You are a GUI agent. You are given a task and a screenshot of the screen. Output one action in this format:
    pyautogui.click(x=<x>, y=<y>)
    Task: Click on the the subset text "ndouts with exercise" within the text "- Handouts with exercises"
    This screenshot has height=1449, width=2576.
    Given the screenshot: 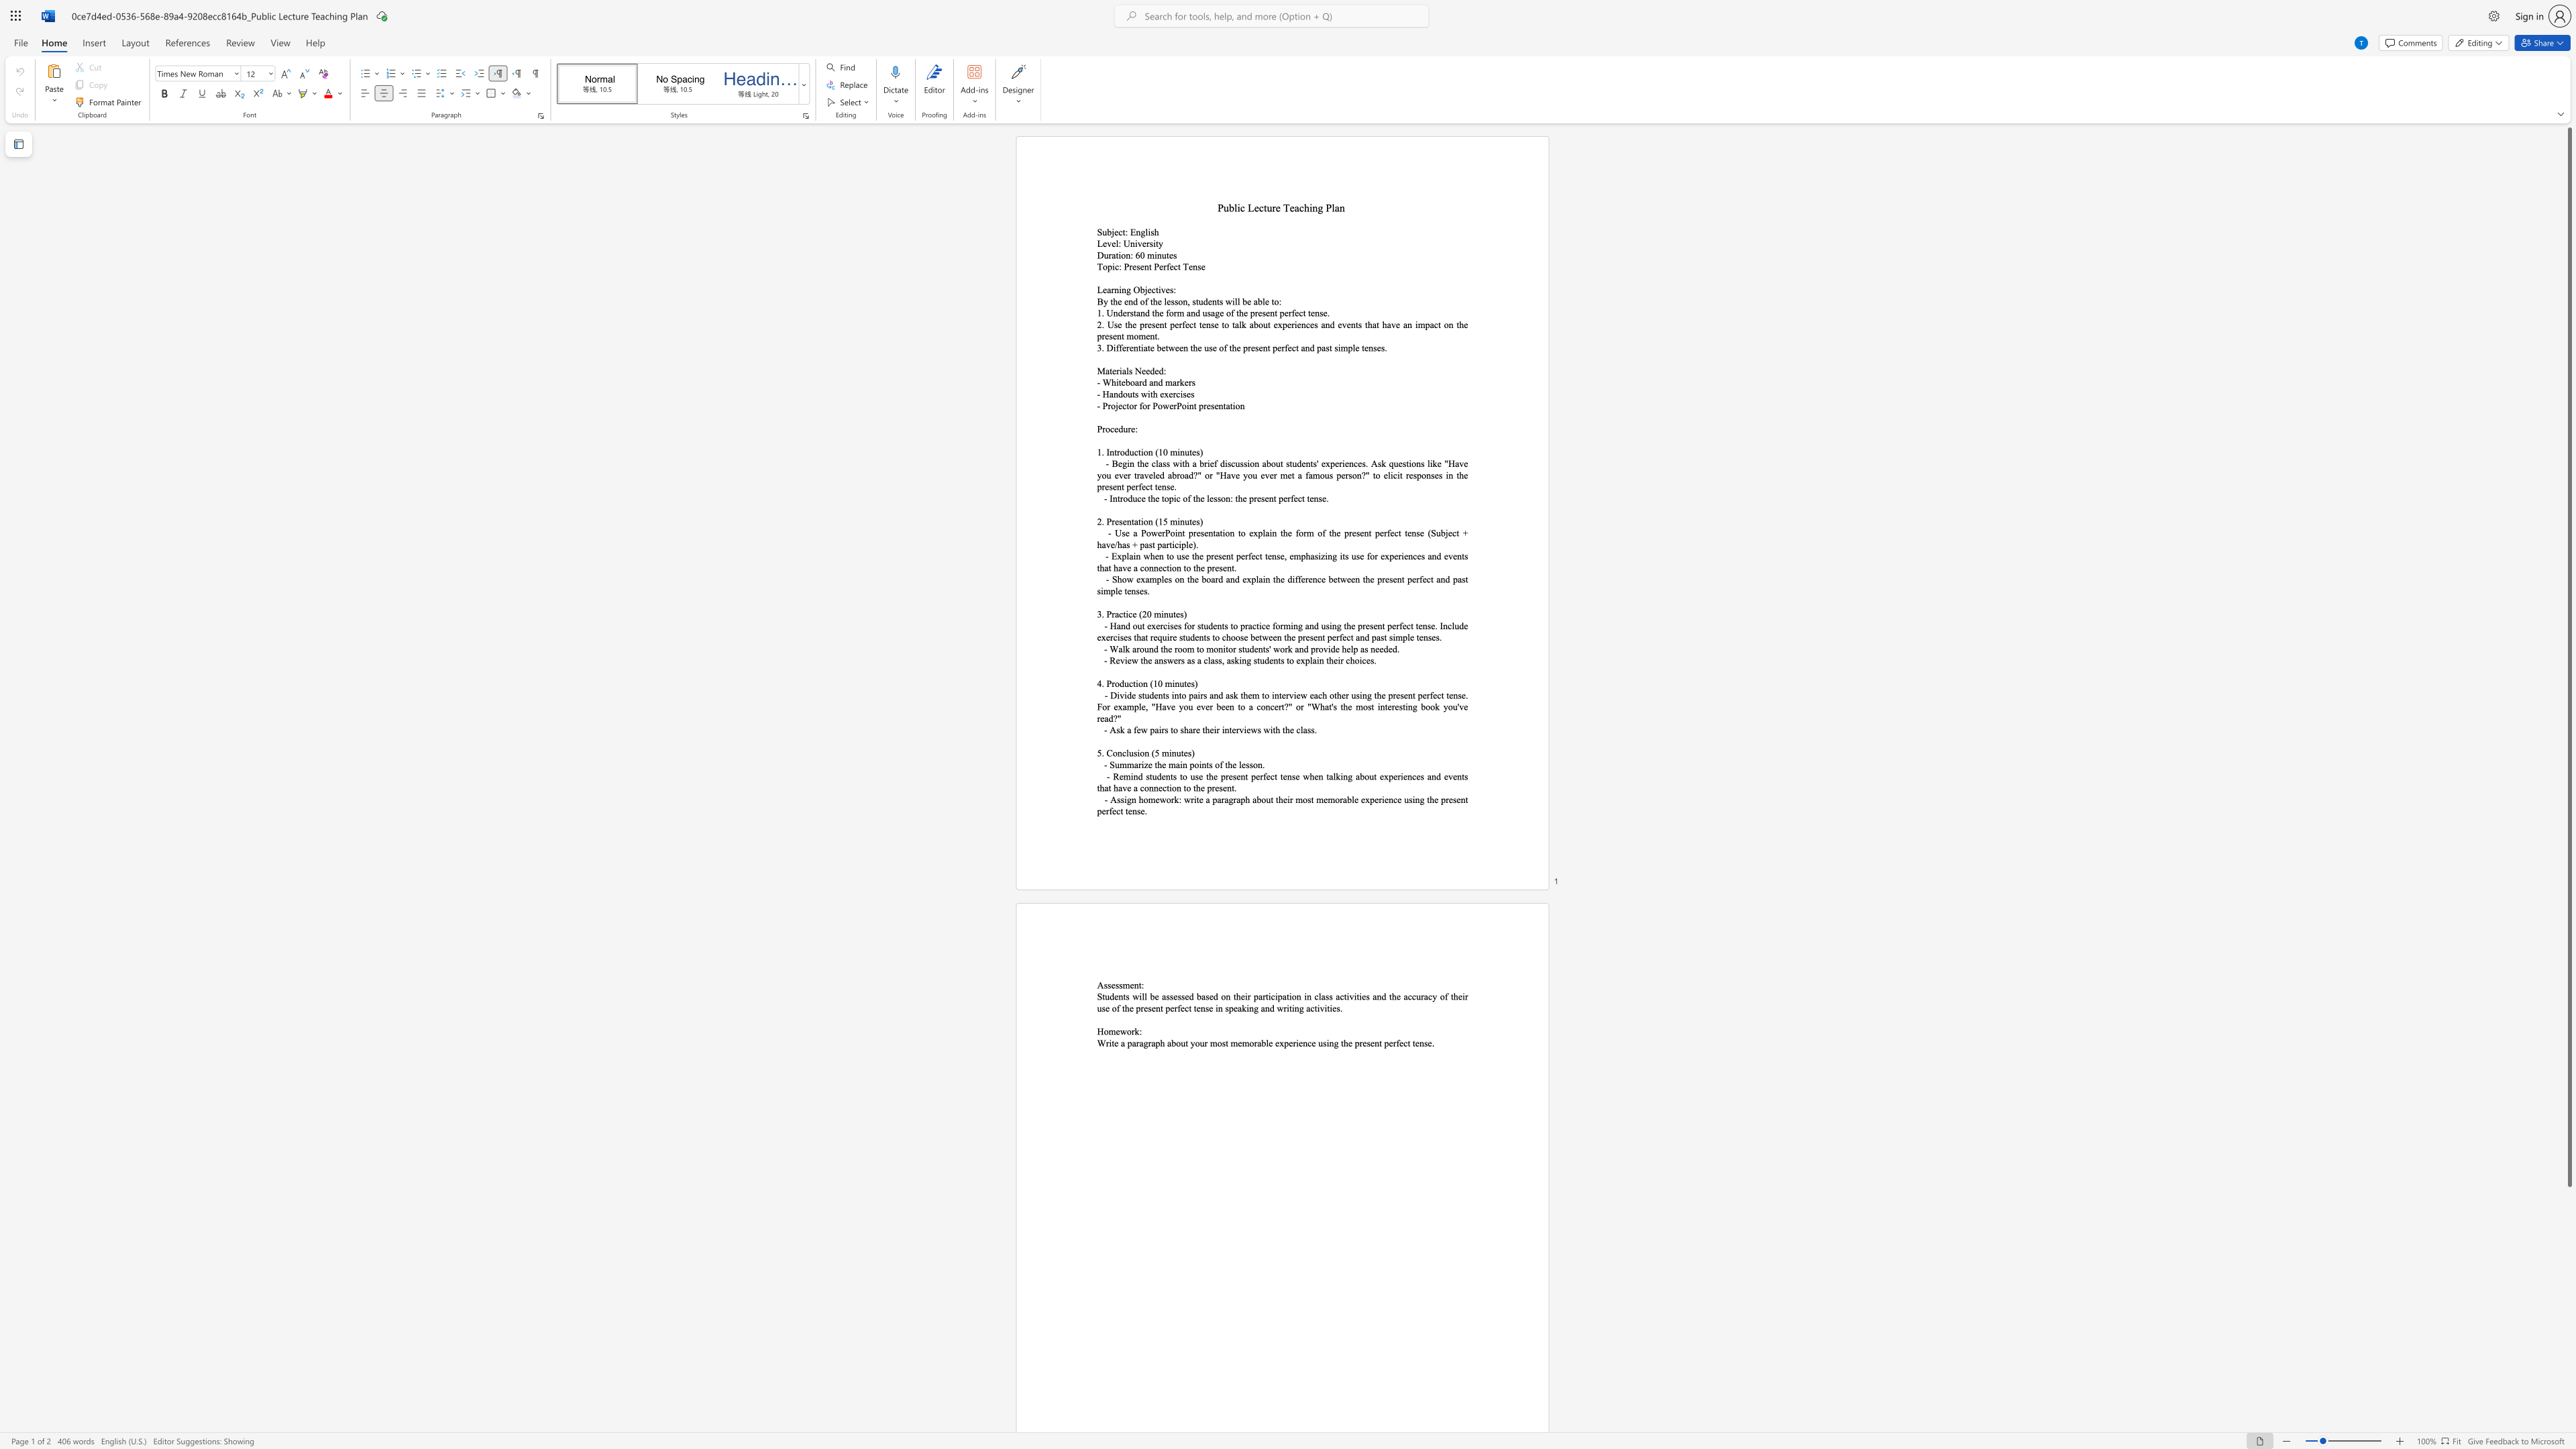 What is the action you would take?
    pyautogui.click(x=1114, y=394)
    